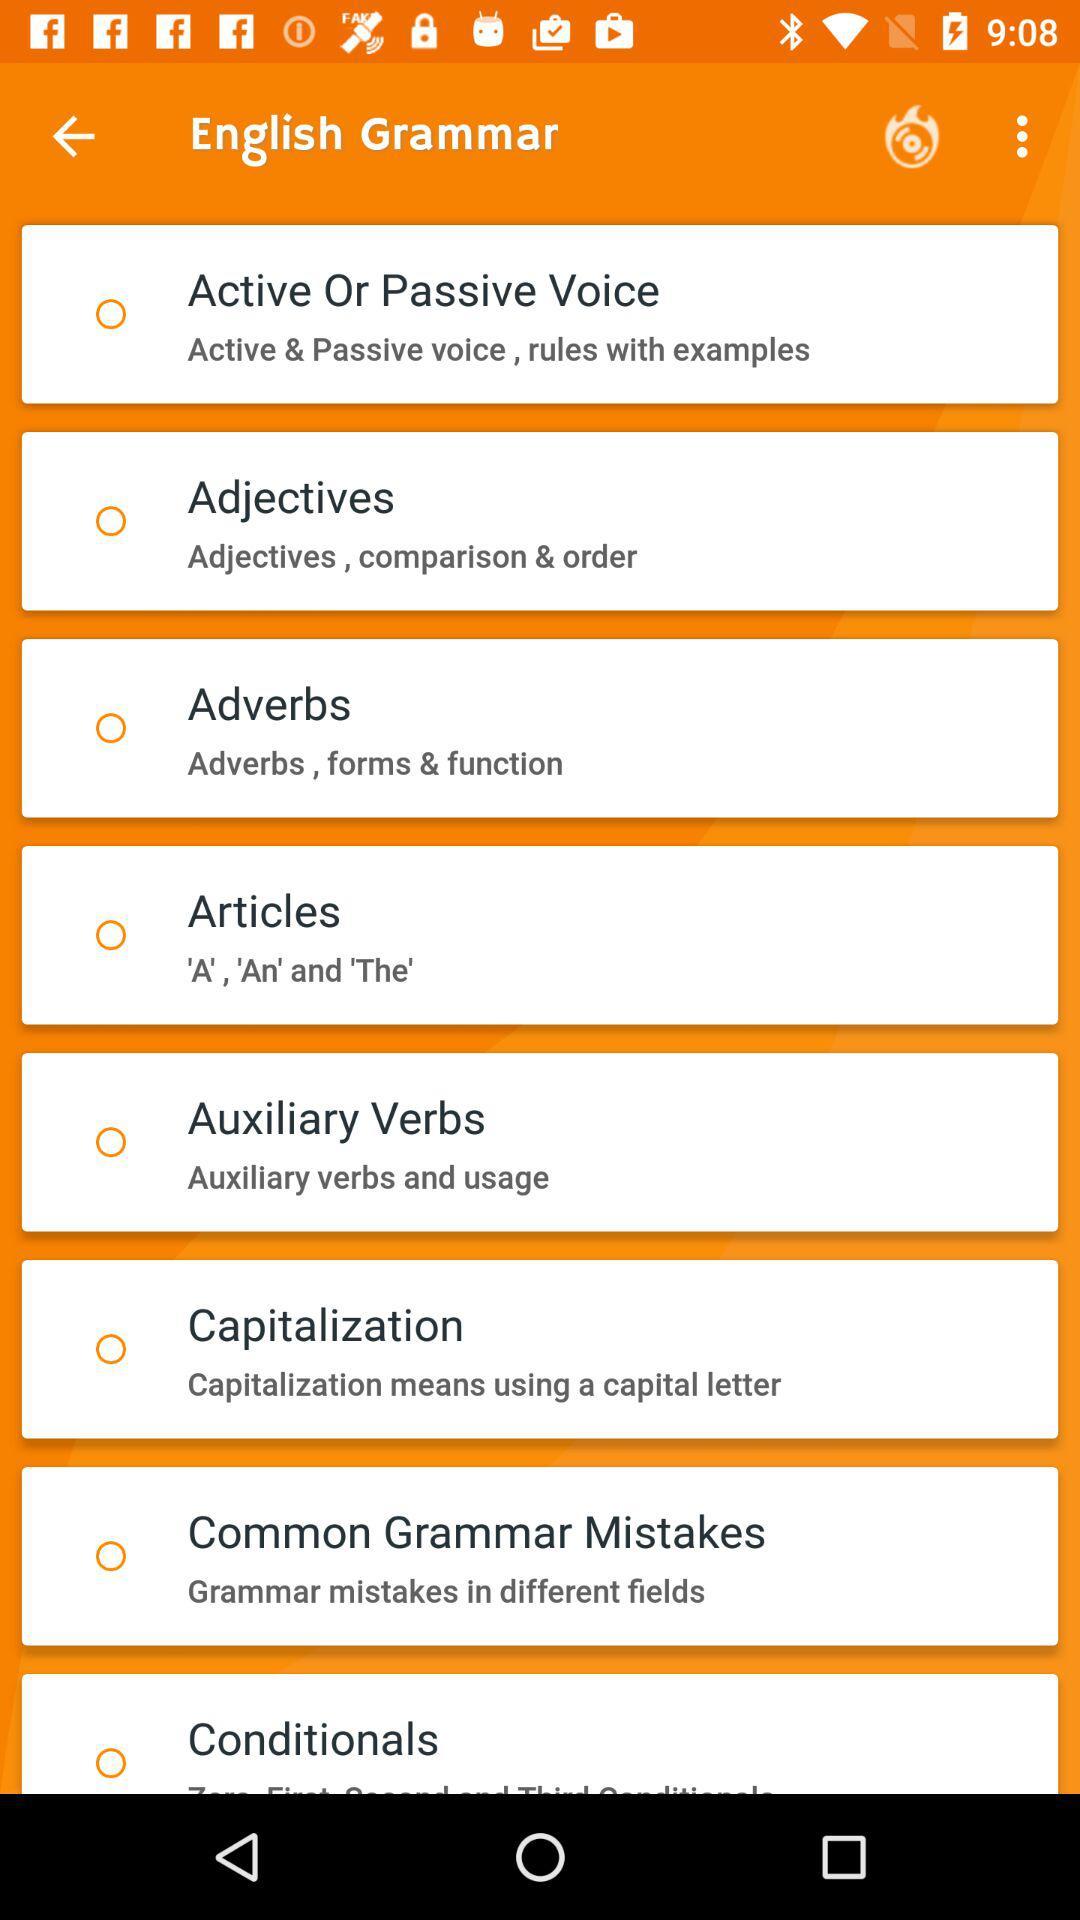 The width and height of the screenshot is (1080, 1920). I want to click on icon above the active passive voice, so click(1027, 135).